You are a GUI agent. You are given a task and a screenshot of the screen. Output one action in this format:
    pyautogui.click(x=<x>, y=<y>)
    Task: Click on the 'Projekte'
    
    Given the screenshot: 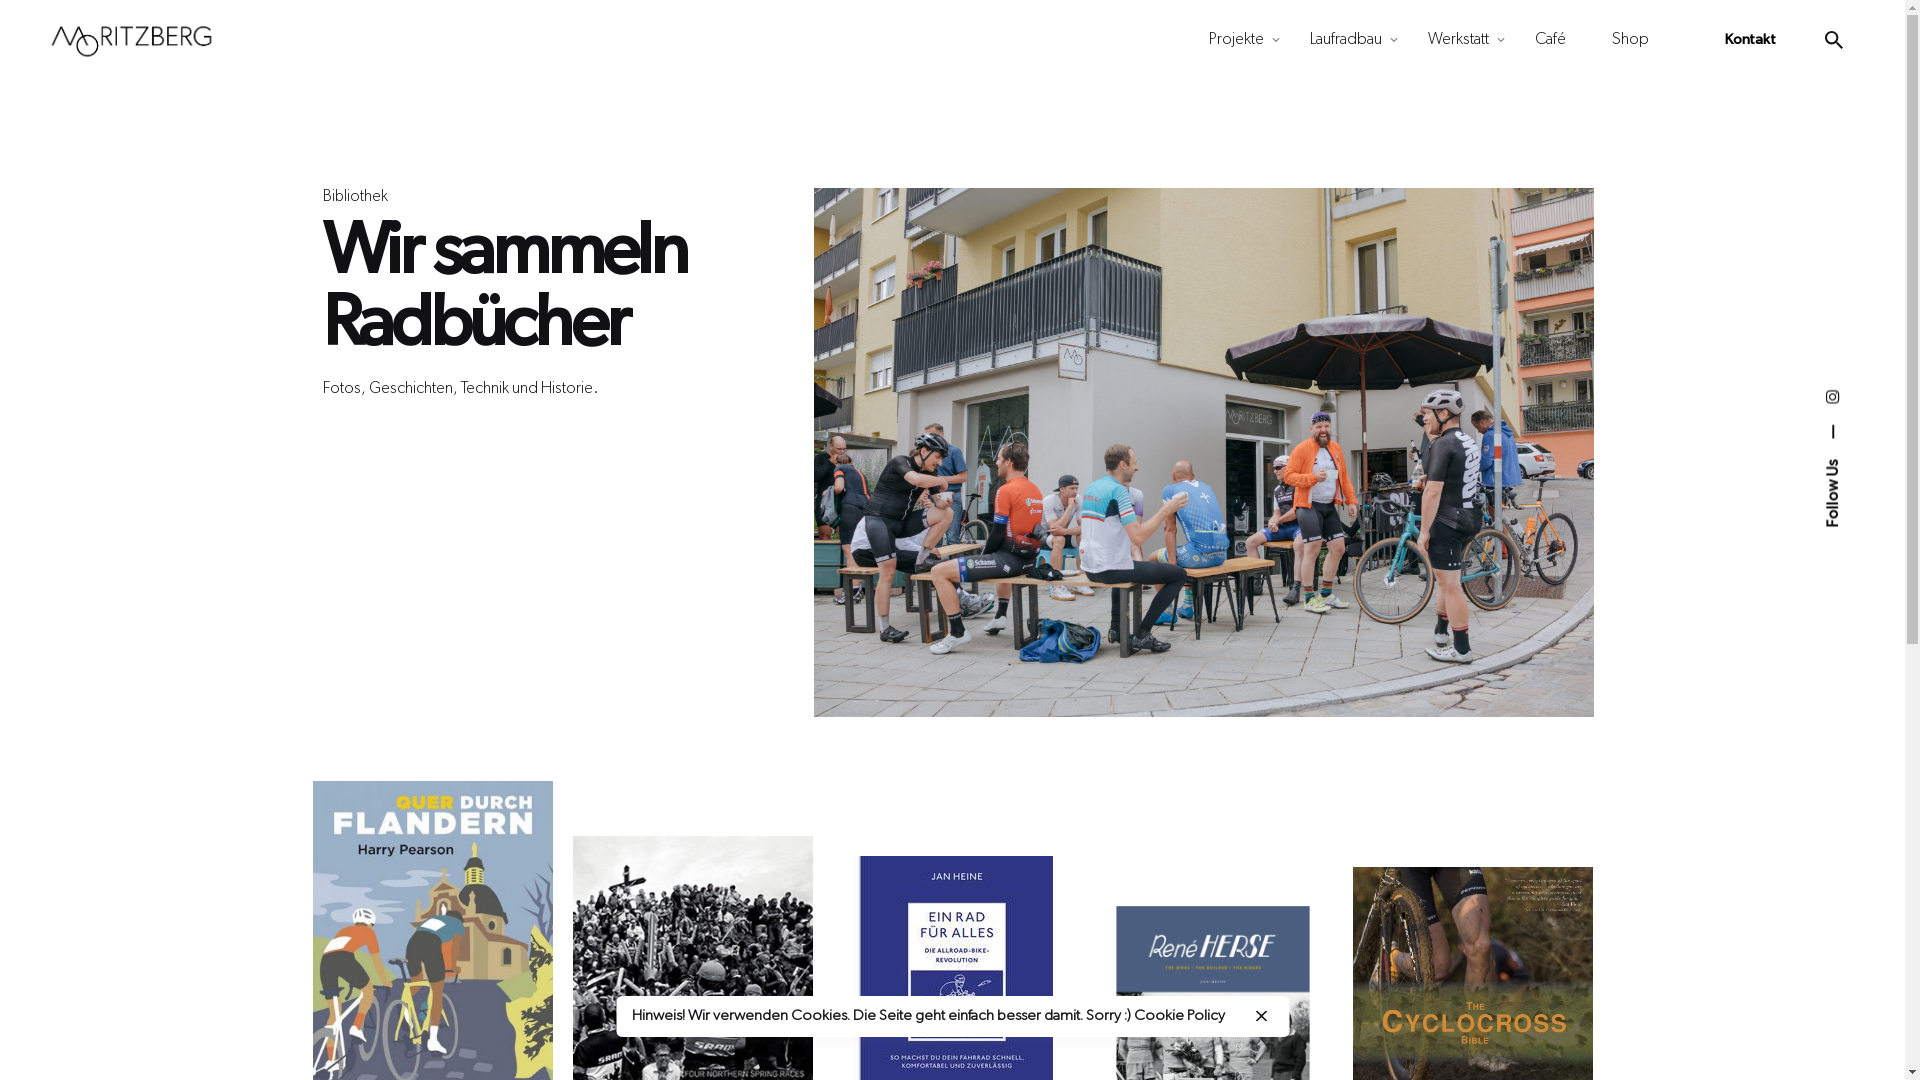 What is the action you would take?
    pyautogui.click(x=1235, y=39)
    